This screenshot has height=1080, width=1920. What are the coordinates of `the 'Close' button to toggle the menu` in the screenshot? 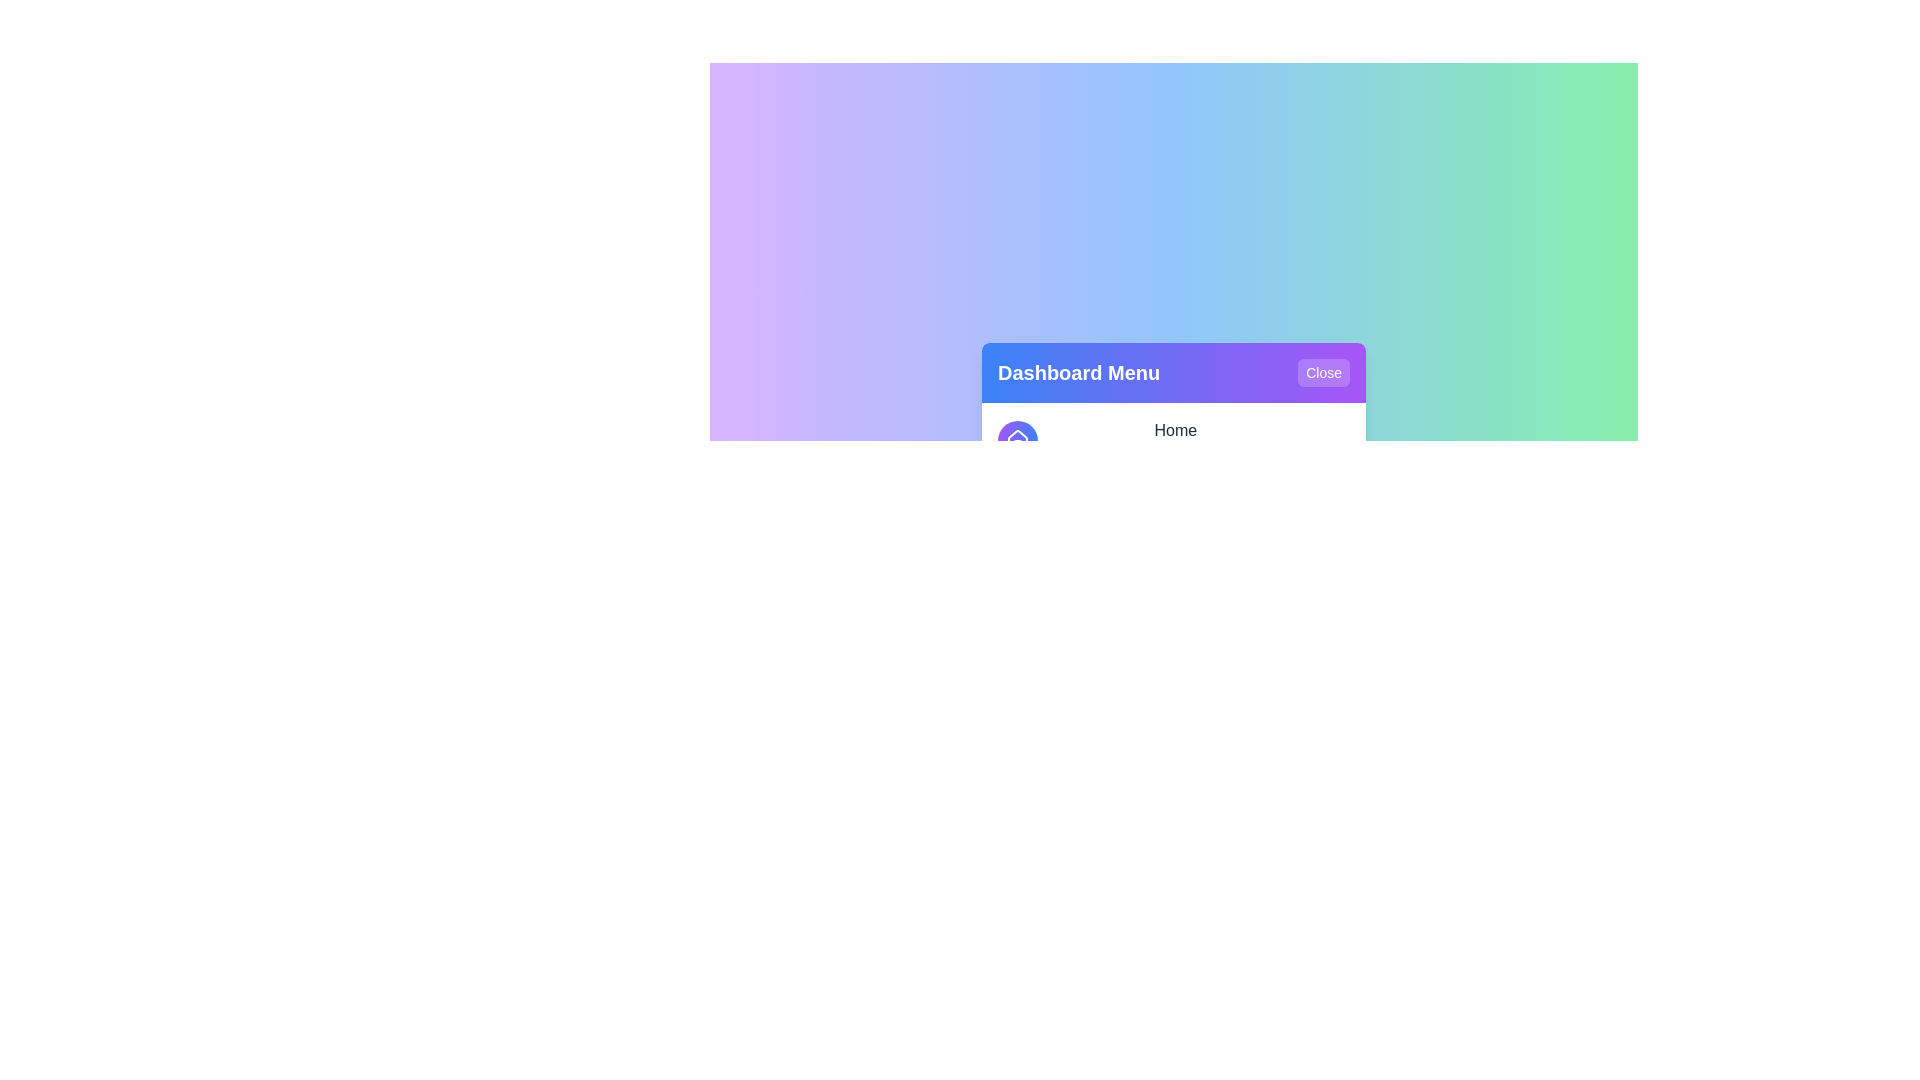 It's located at (1324, 373).